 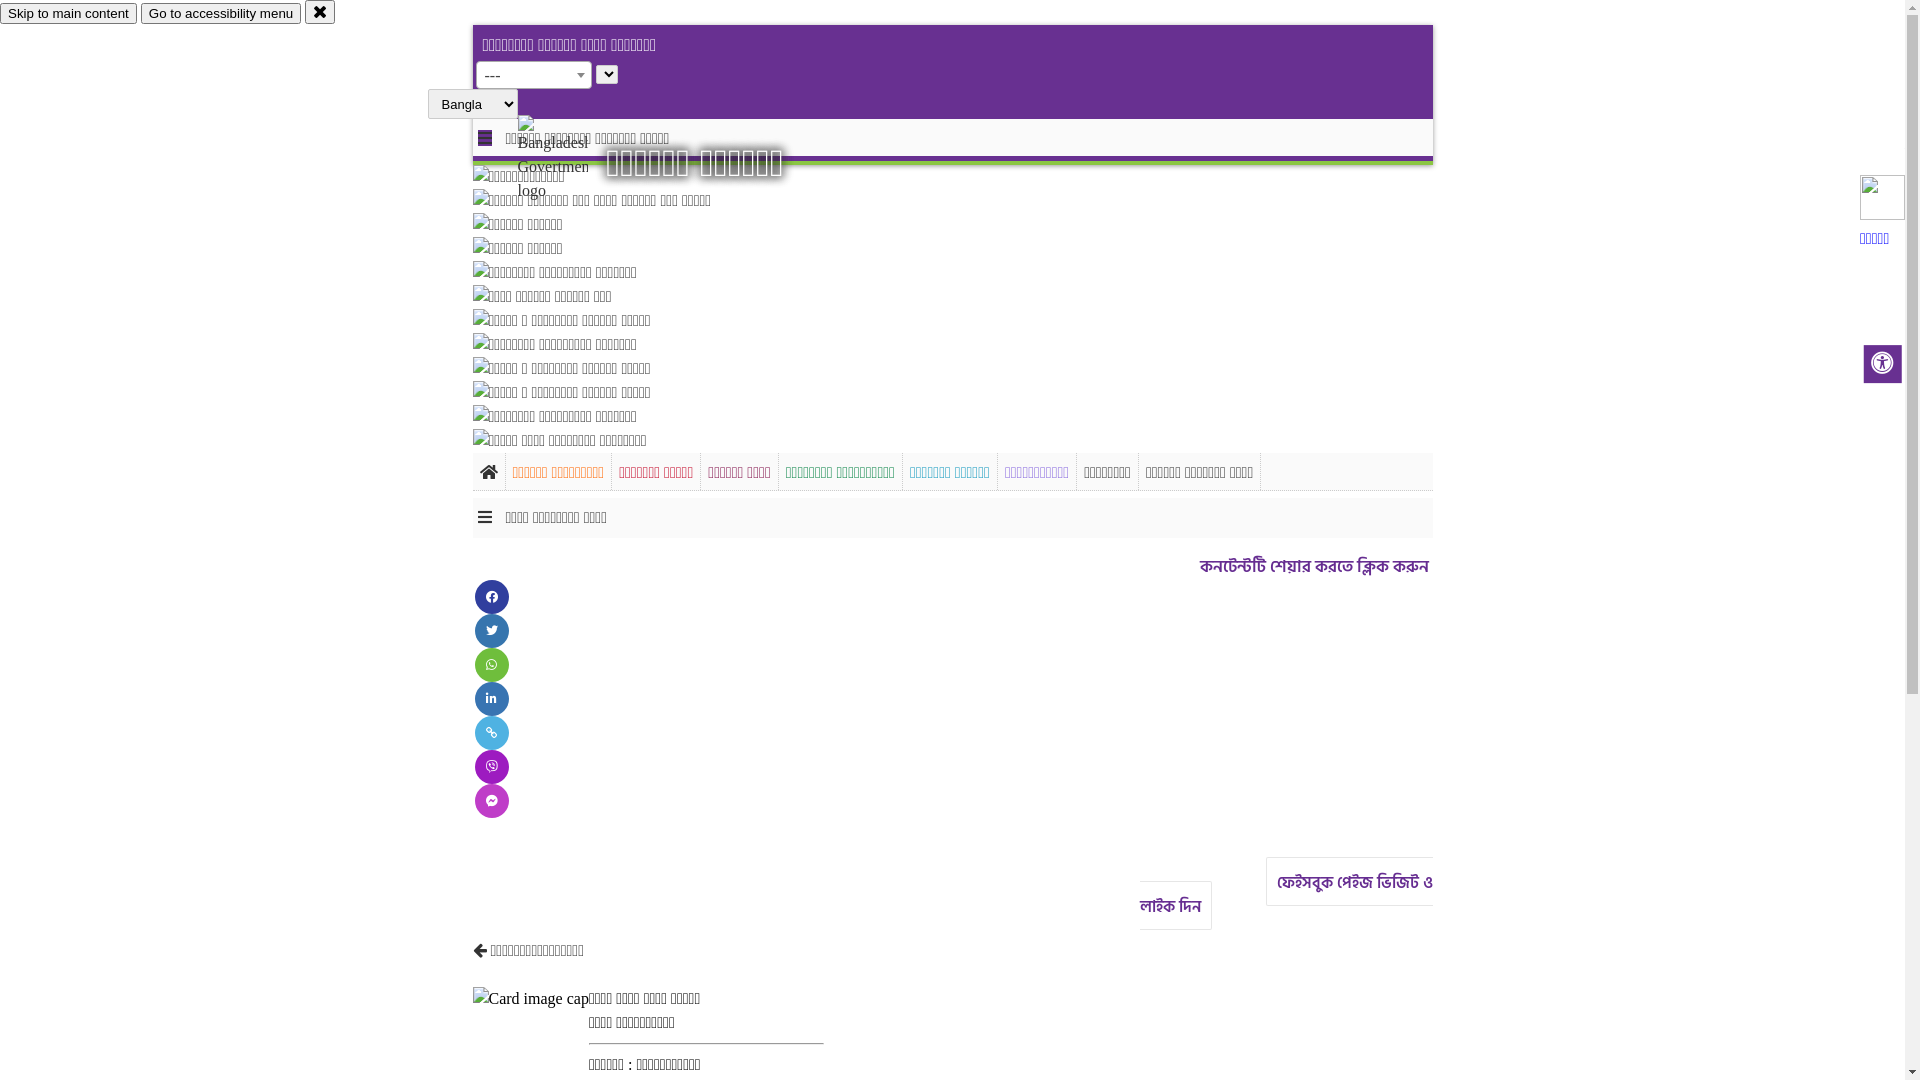 What do you see at coordinates (320, 11) in the screenshot?
I see `'close'` at bounding box center [320, 11].